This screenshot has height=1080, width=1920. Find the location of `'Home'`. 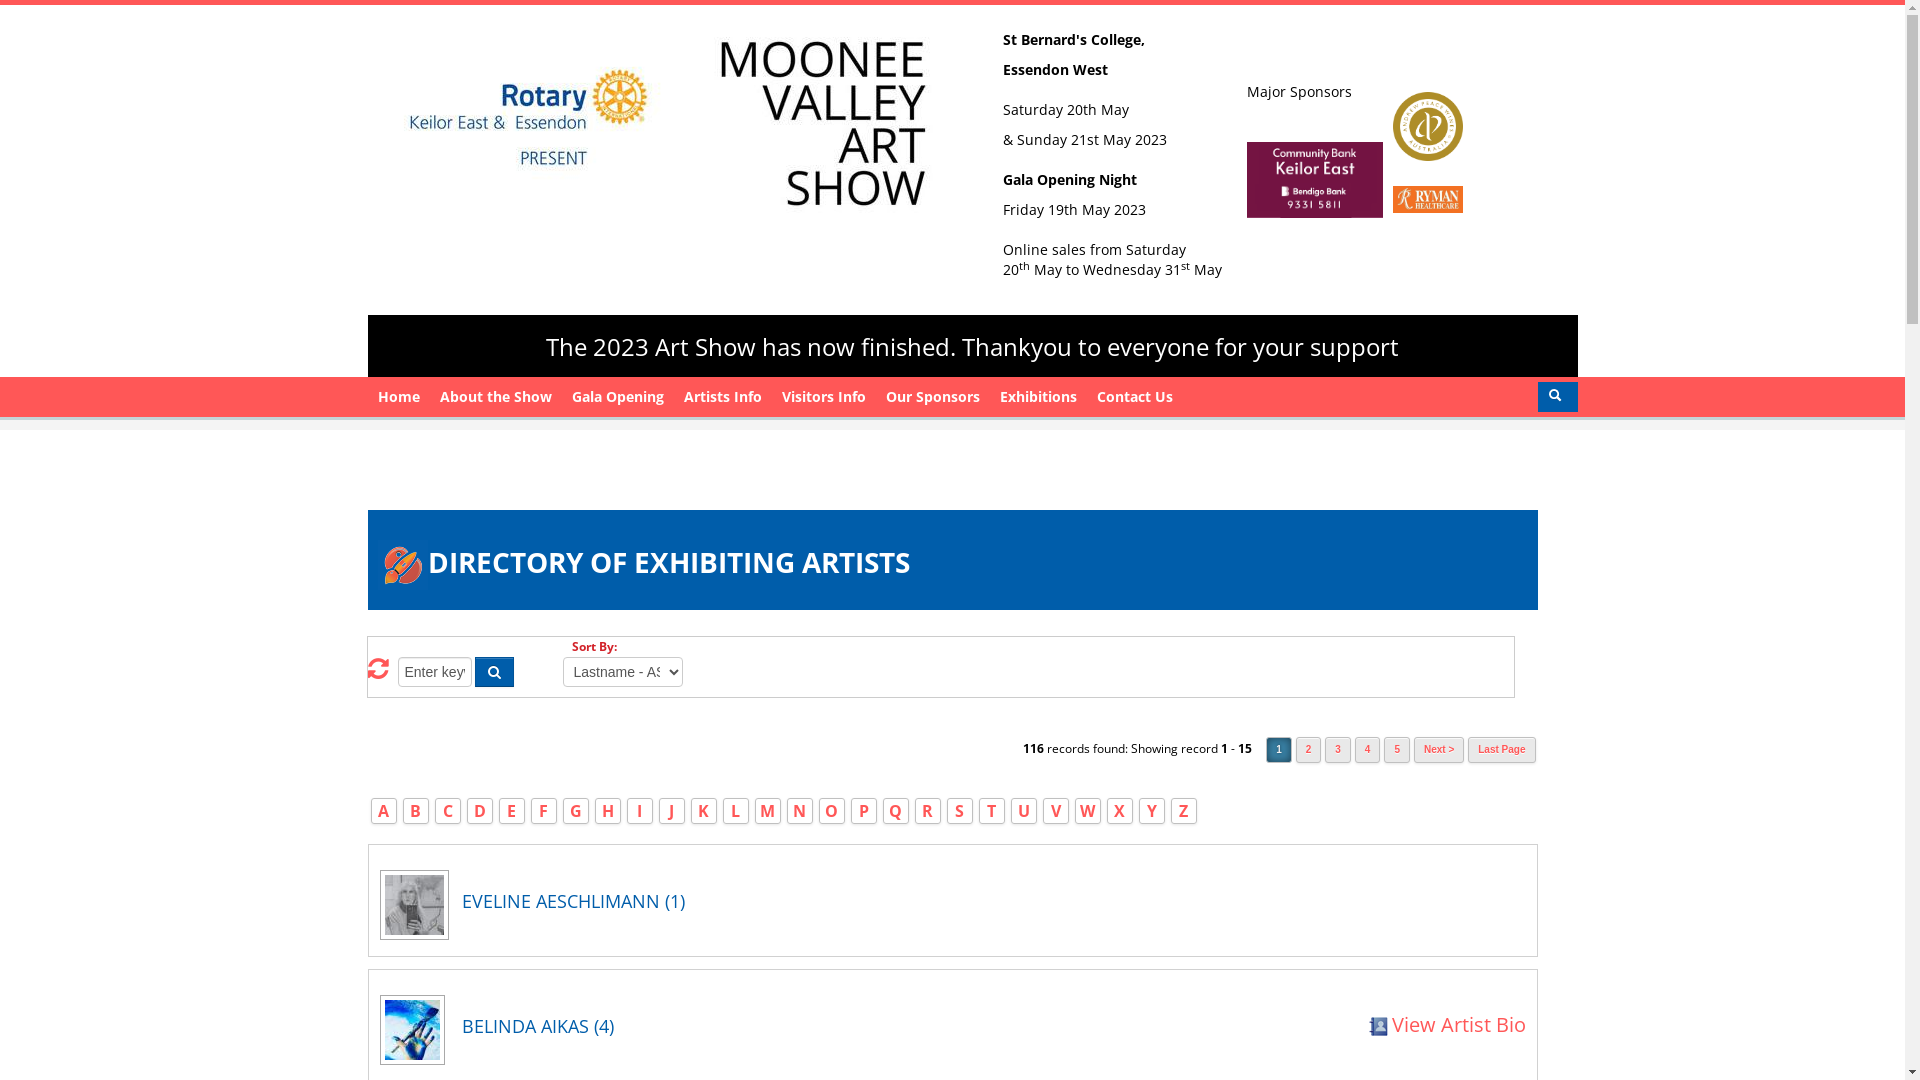

'Home' is located at coordinates (398, 397).